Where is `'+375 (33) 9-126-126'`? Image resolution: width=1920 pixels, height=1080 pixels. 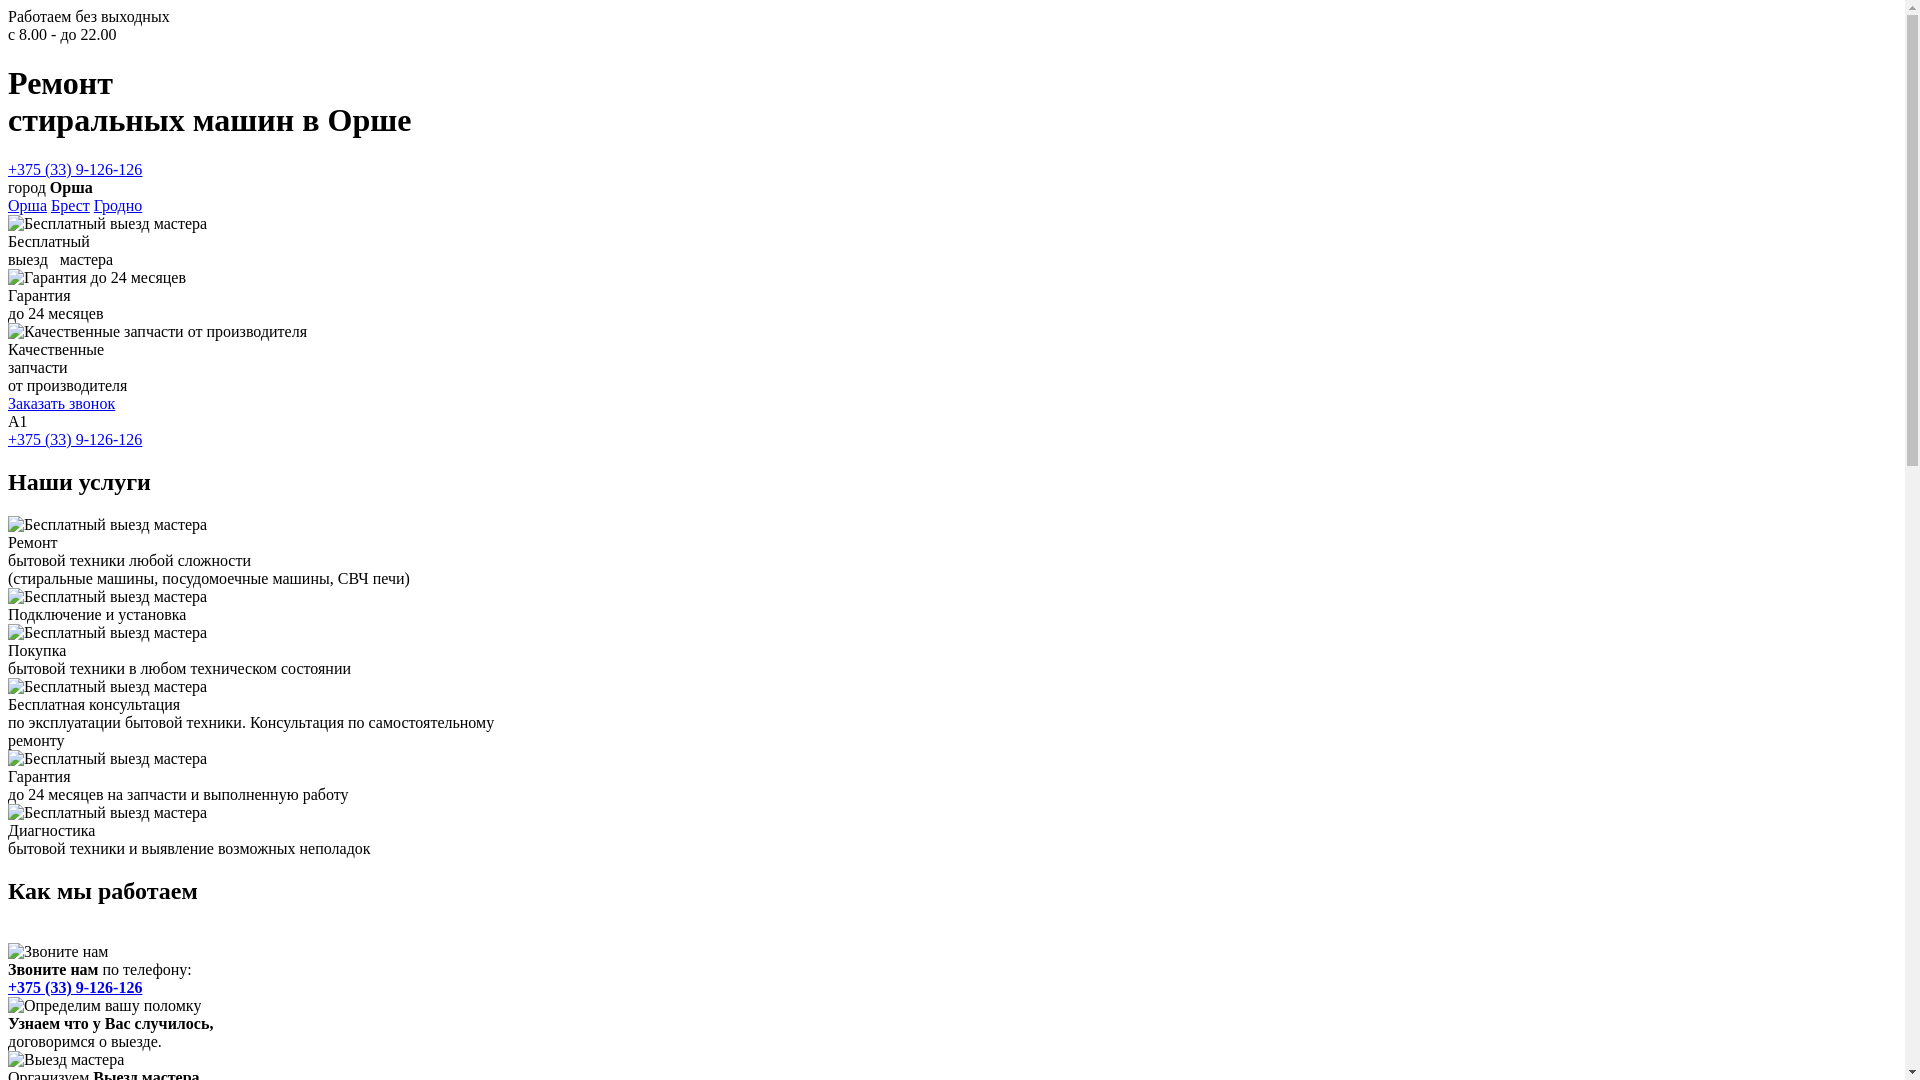
'+375 (33) 9-126-126' is located at coordinates (75, 438).